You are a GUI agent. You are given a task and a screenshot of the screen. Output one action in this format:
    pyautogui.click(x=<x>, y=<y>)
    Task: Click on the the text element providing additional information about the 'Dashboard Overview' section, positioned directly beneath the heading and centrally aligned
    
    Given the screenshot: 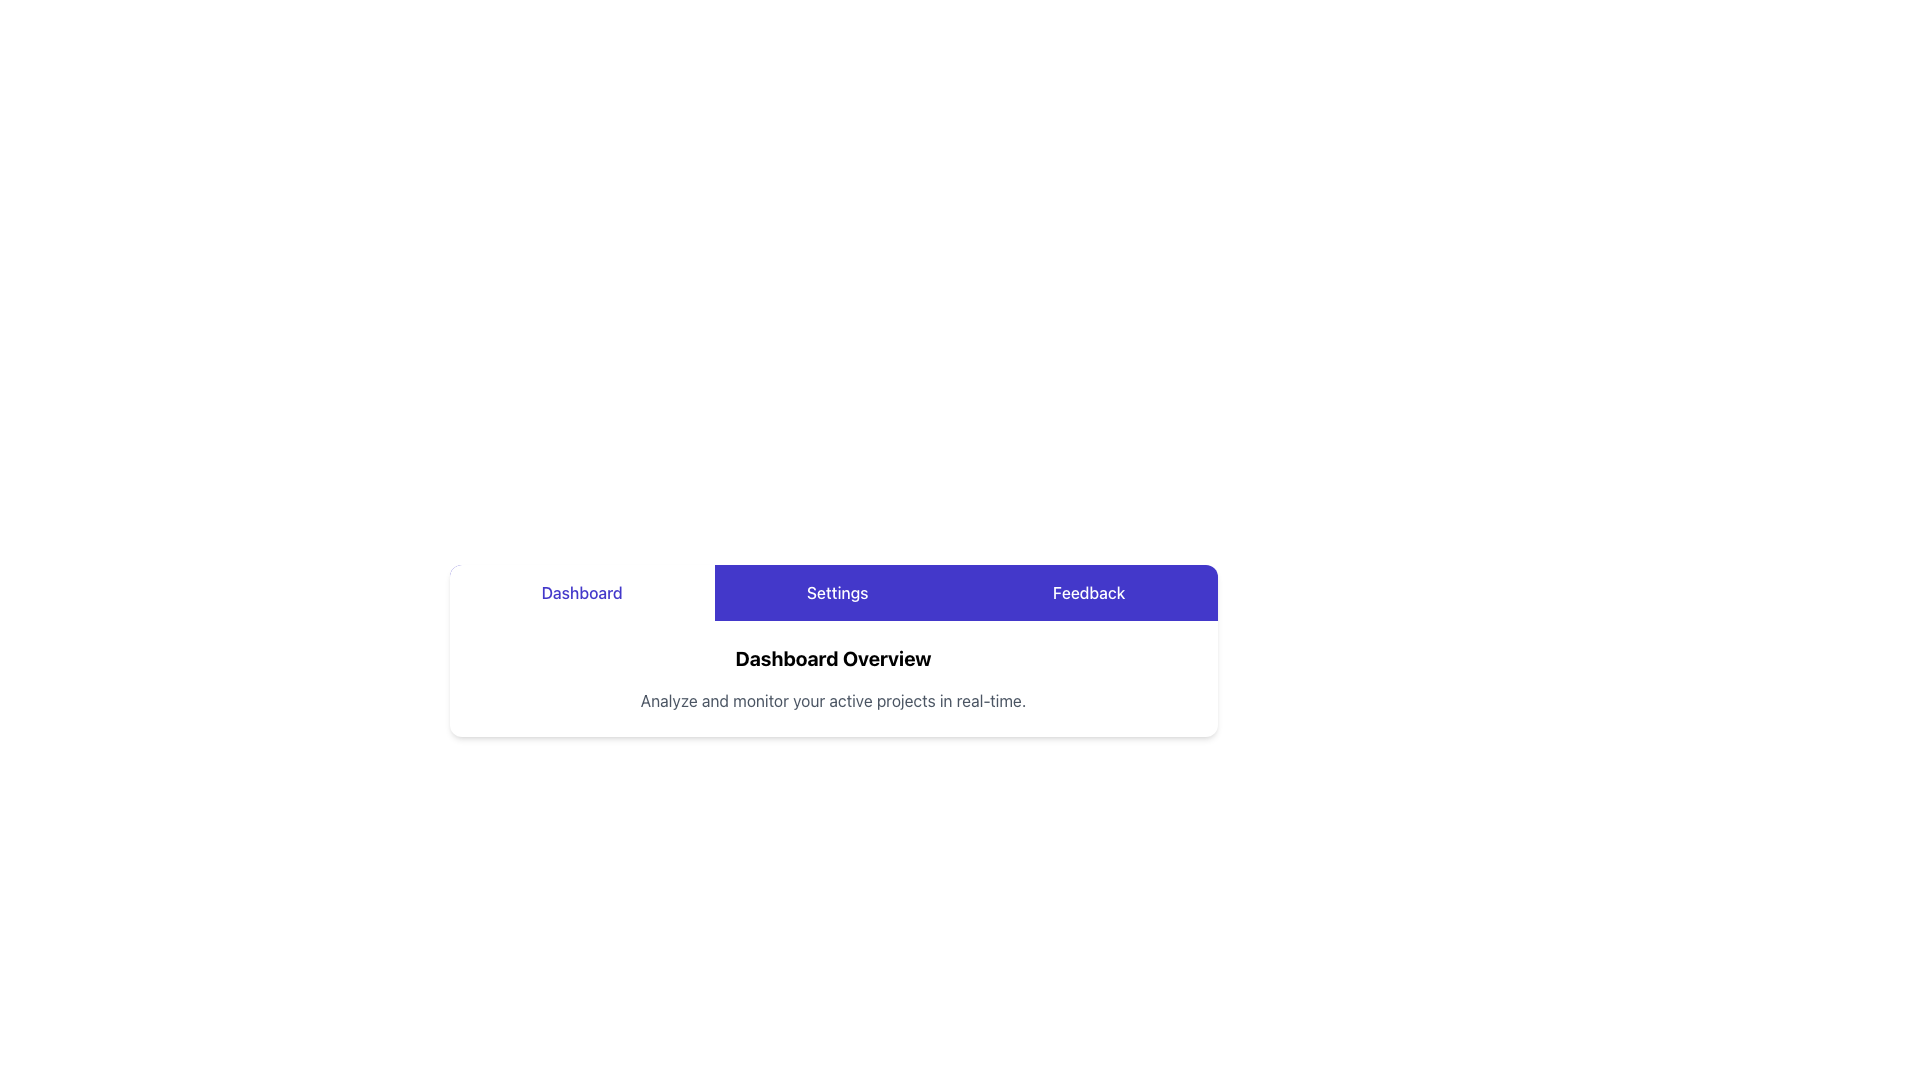 What is the action you would take?
    pyautogui.click(x=833, y=700)
    